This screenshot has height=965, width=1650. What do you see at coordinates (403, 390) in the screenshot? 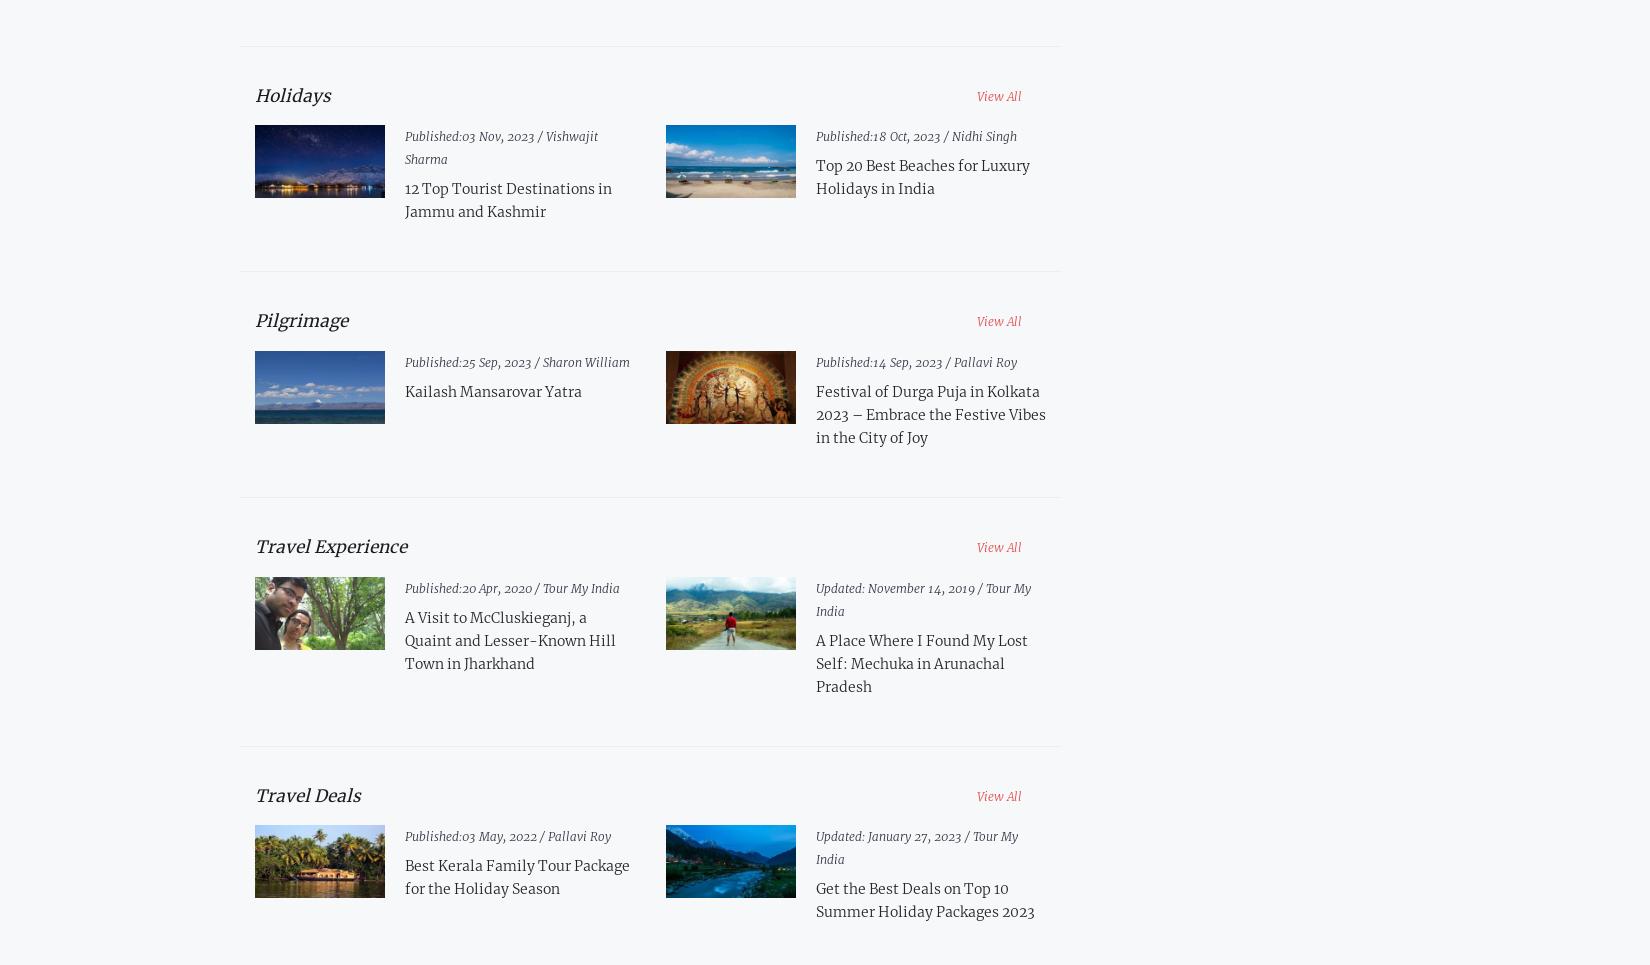
I see `'Kailash Mansarovar Yatra'` at bounding box center [403, 390].